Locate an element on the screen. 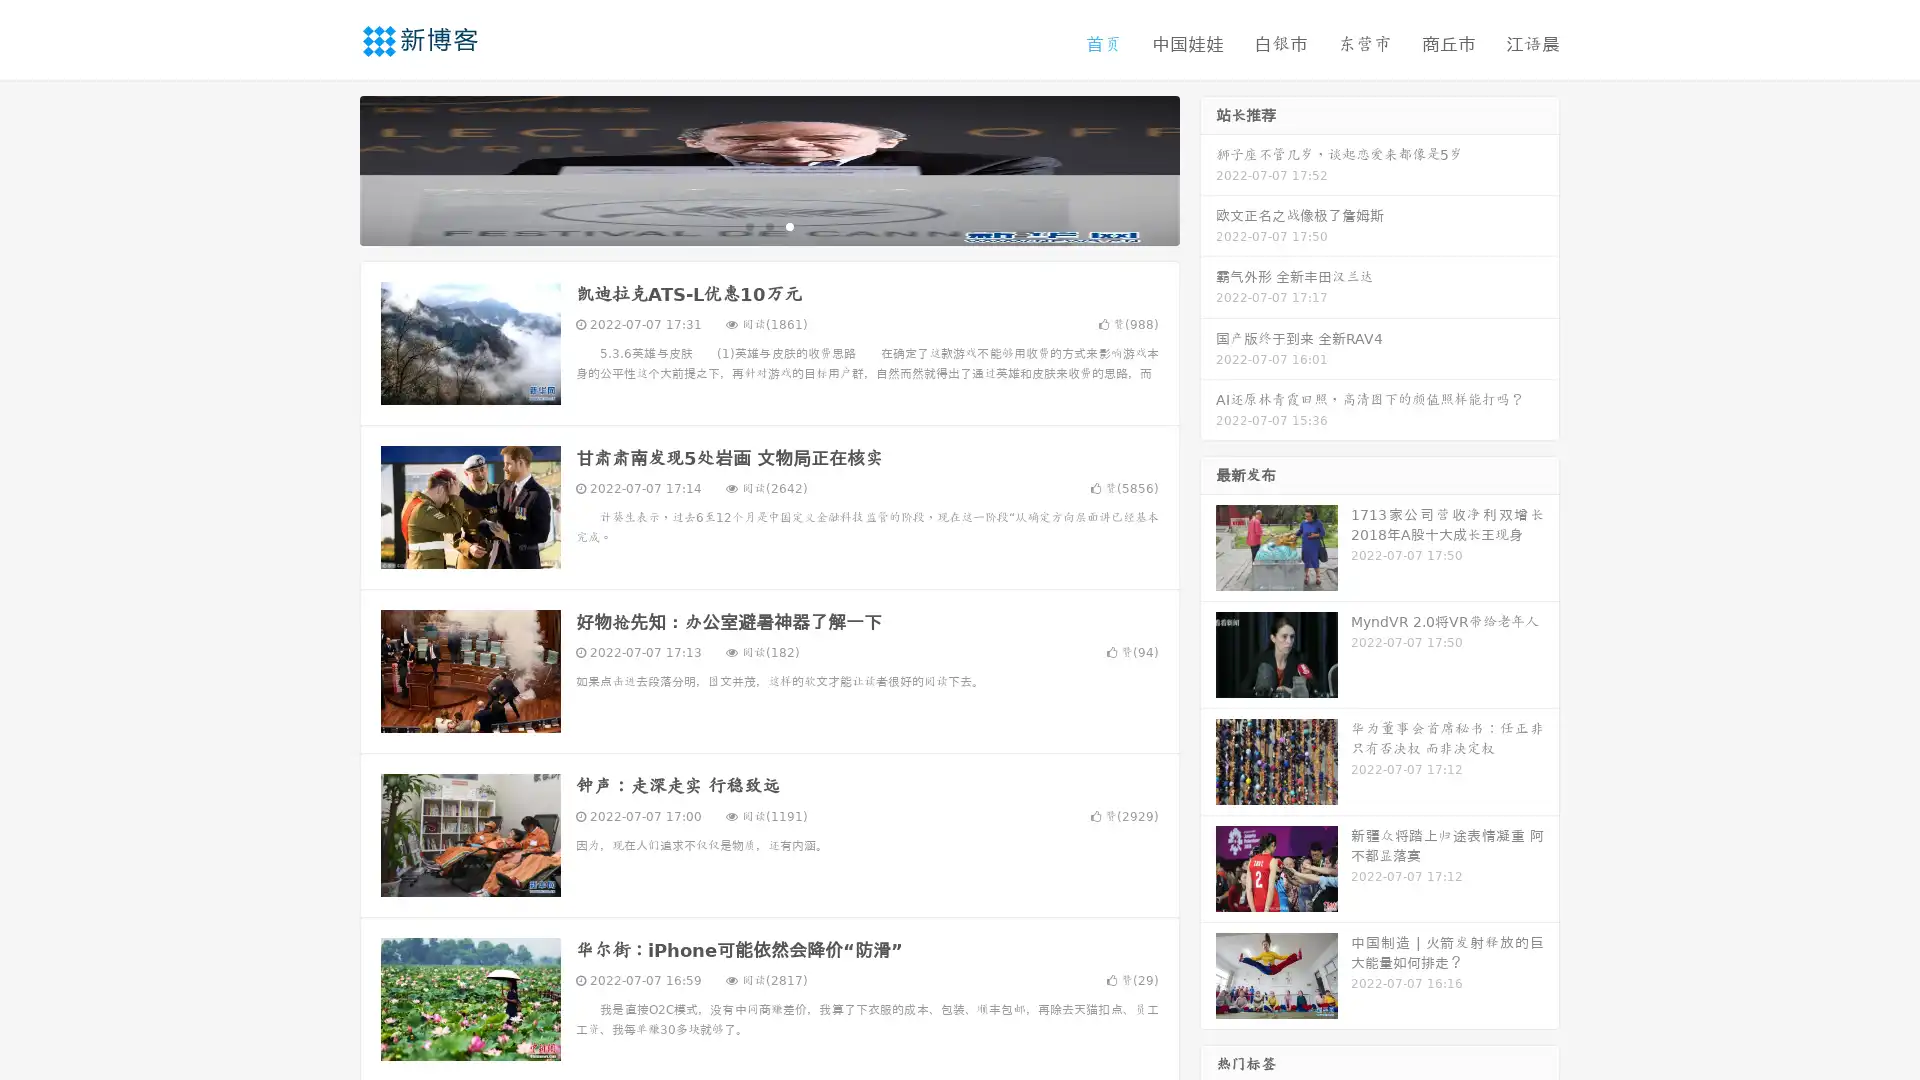 This screenshot has height=1080, width=1920. Next slide is located at coordinates (1208, 168).